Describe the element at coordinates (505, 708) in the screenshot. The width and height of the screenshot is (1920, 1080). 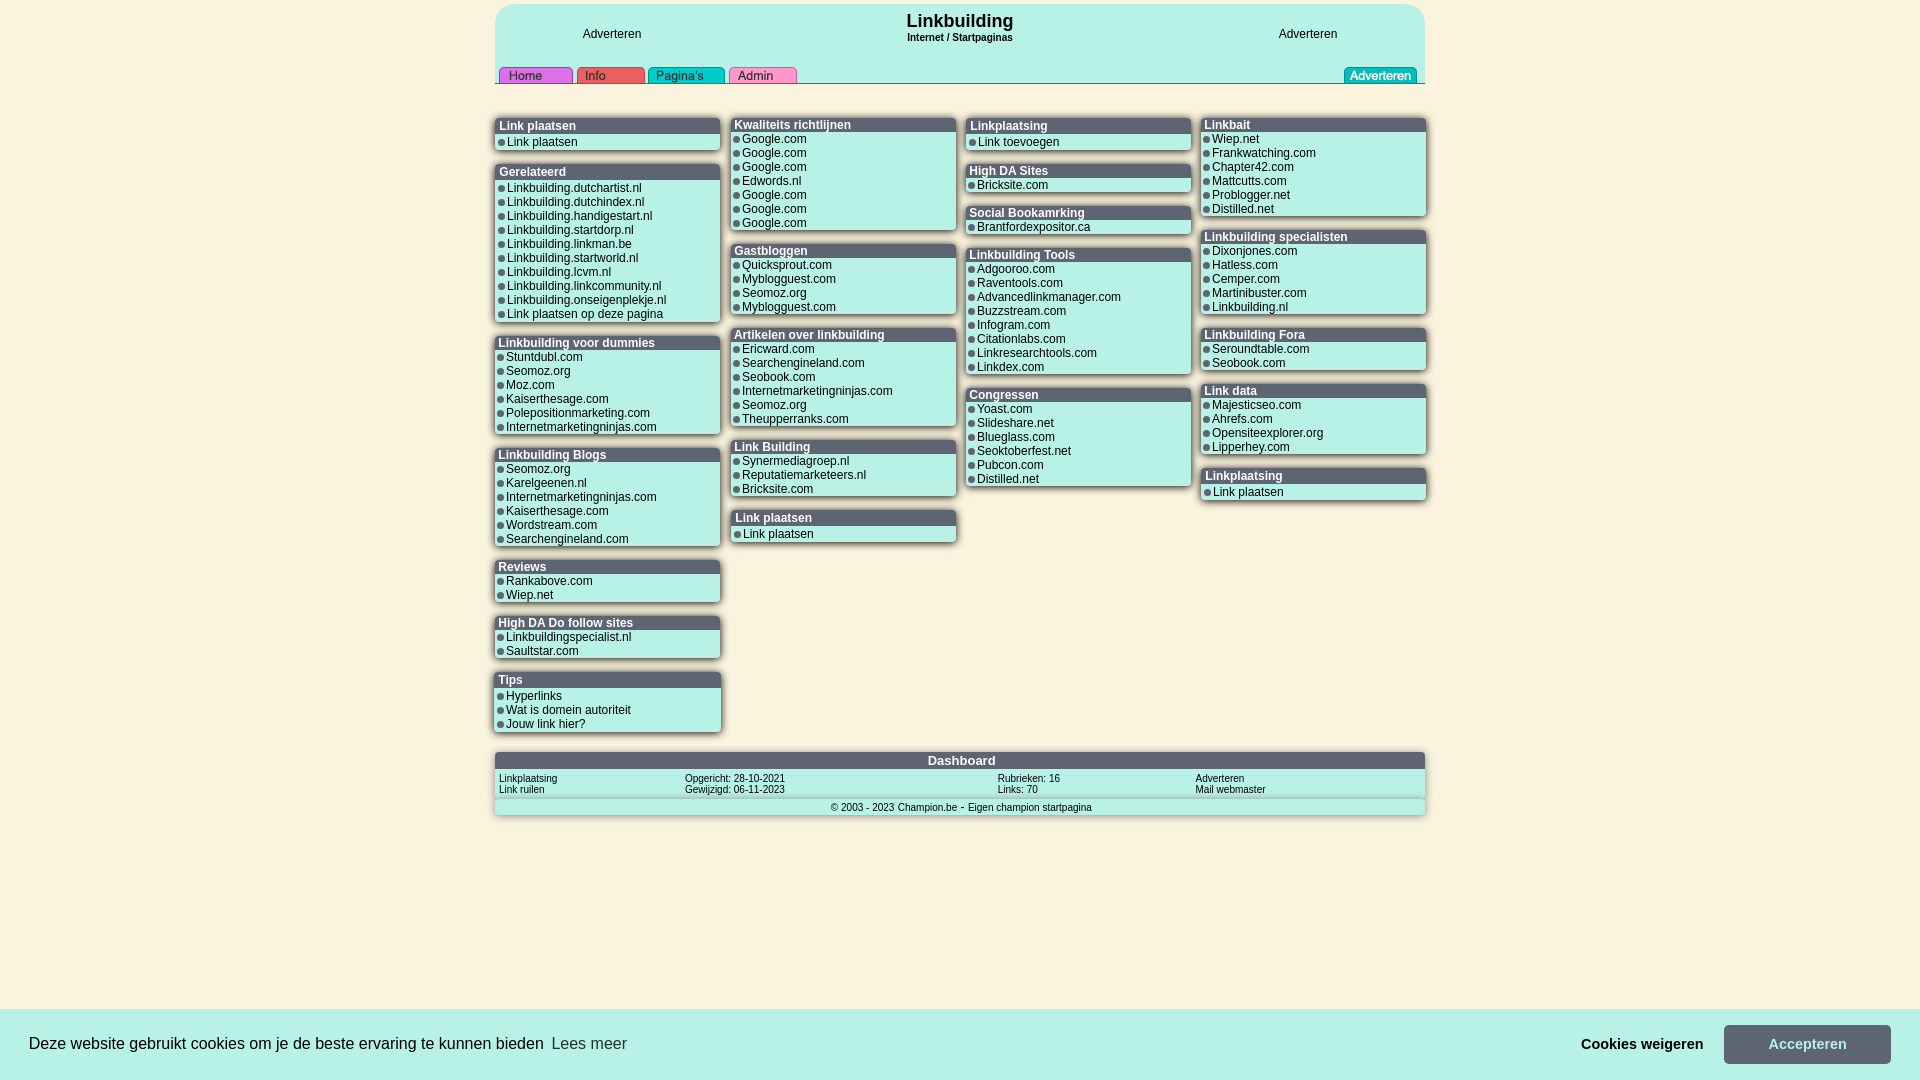
I see `'Wat is domein autoriteit'` at that location.